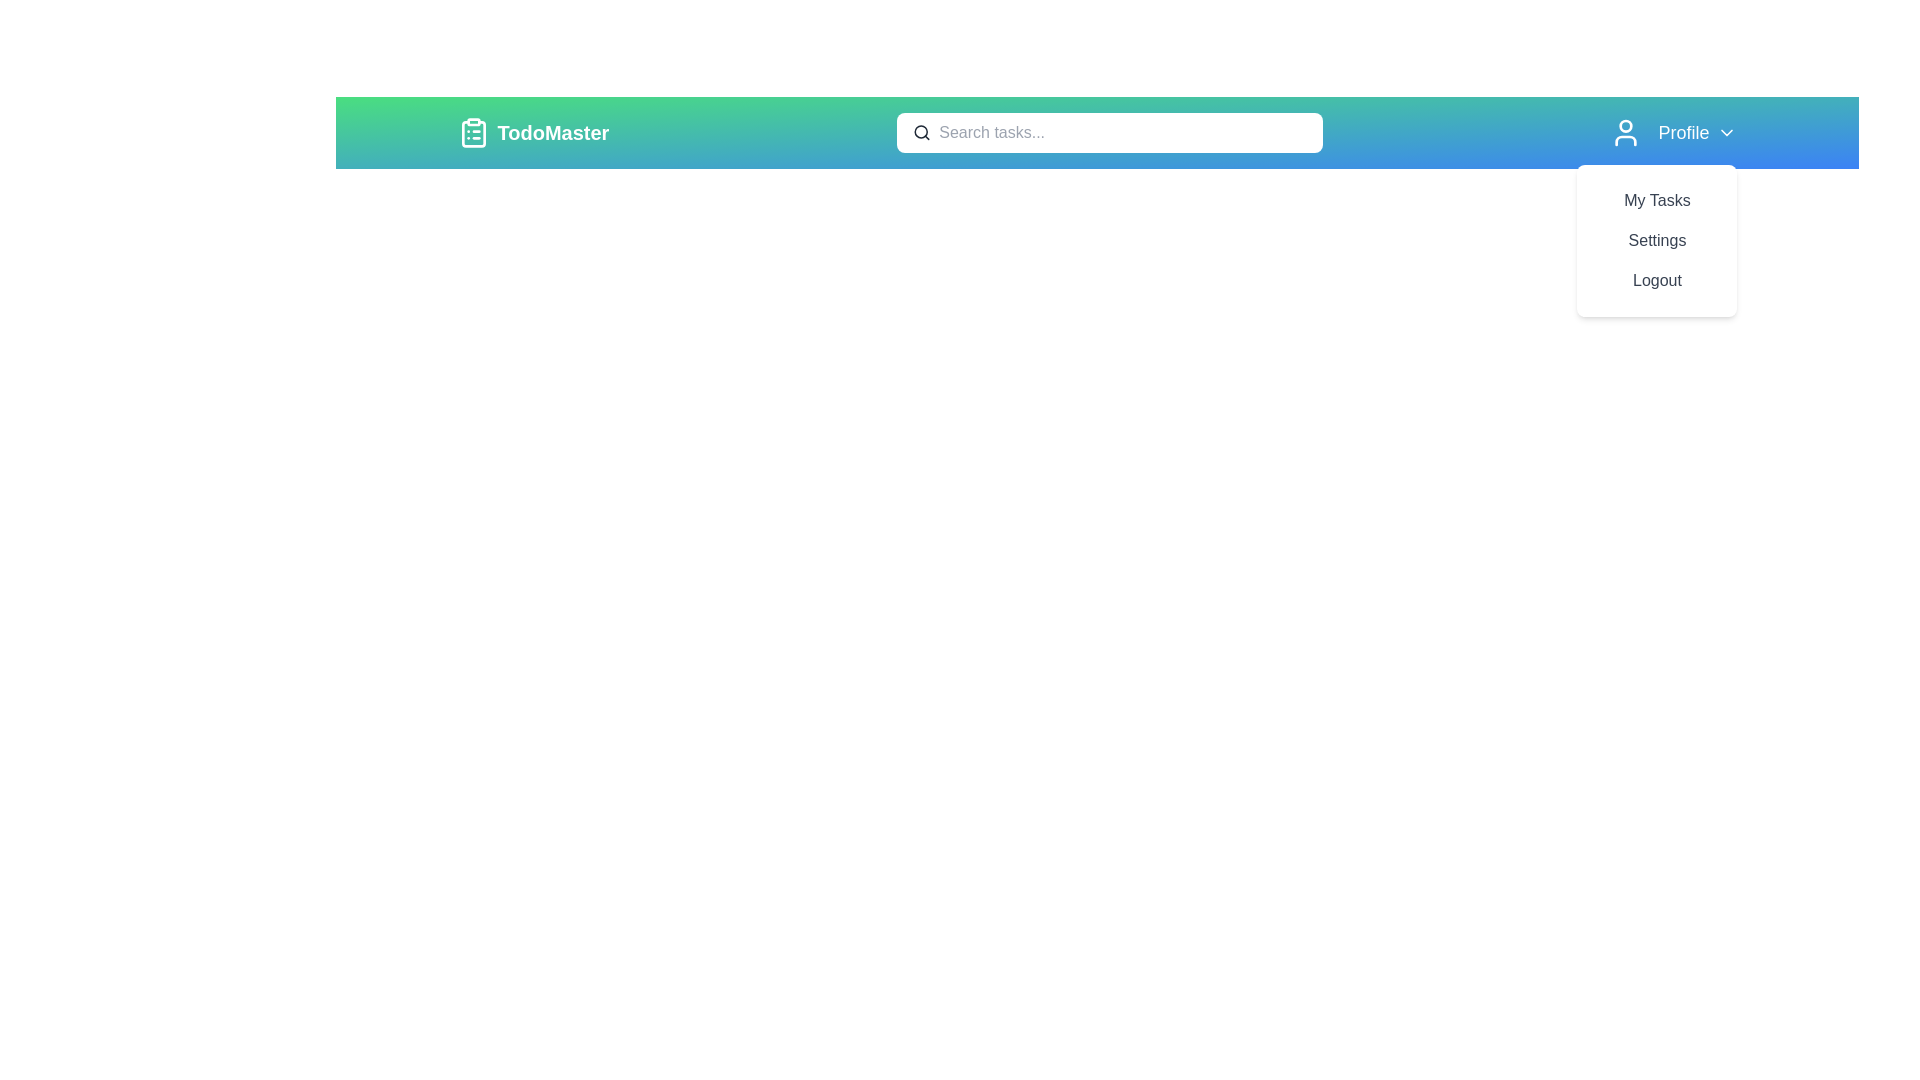 The height and width of the screenshot is (1080, 1920). Describe the element at coordinates (1683, 132) in the screenshot. I see `the user profile interaction label located at the right-most area of the top navigation bar, adjacent to the user icon and dropdown indicator` at that location.